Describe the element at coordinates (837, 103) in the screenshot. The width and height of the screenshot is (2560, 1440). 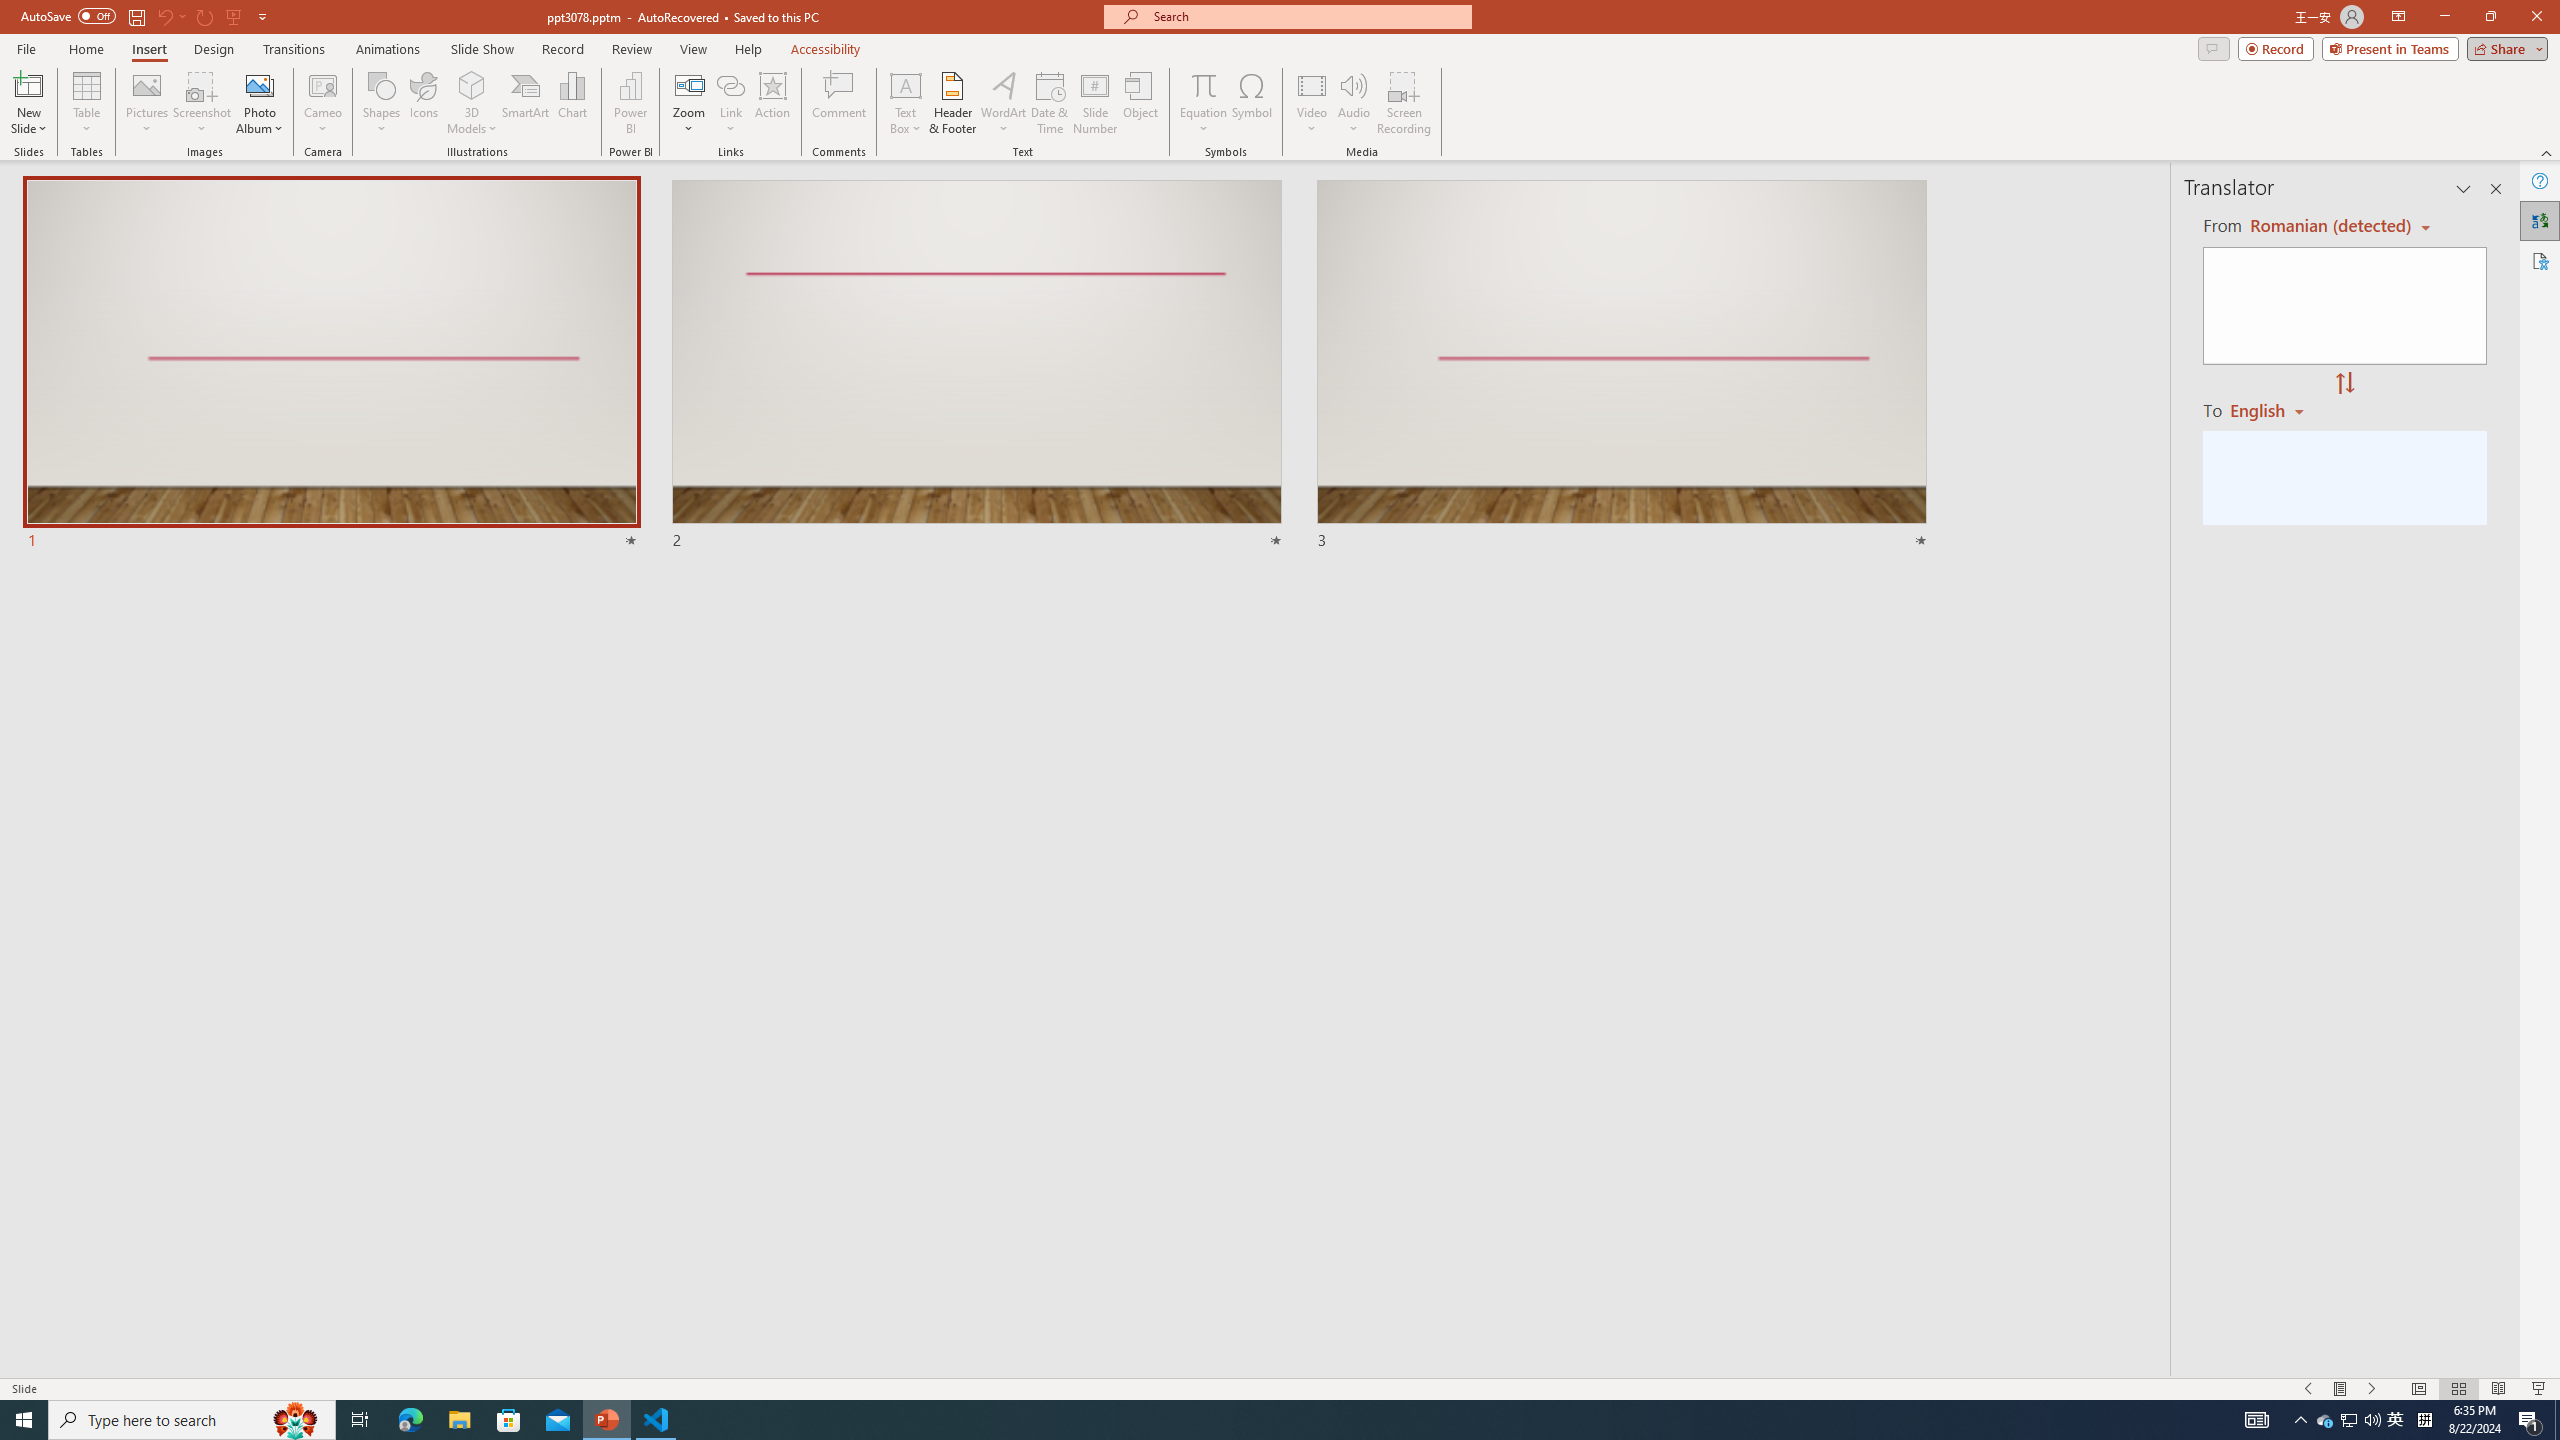
I see `'Comment'` at that location.